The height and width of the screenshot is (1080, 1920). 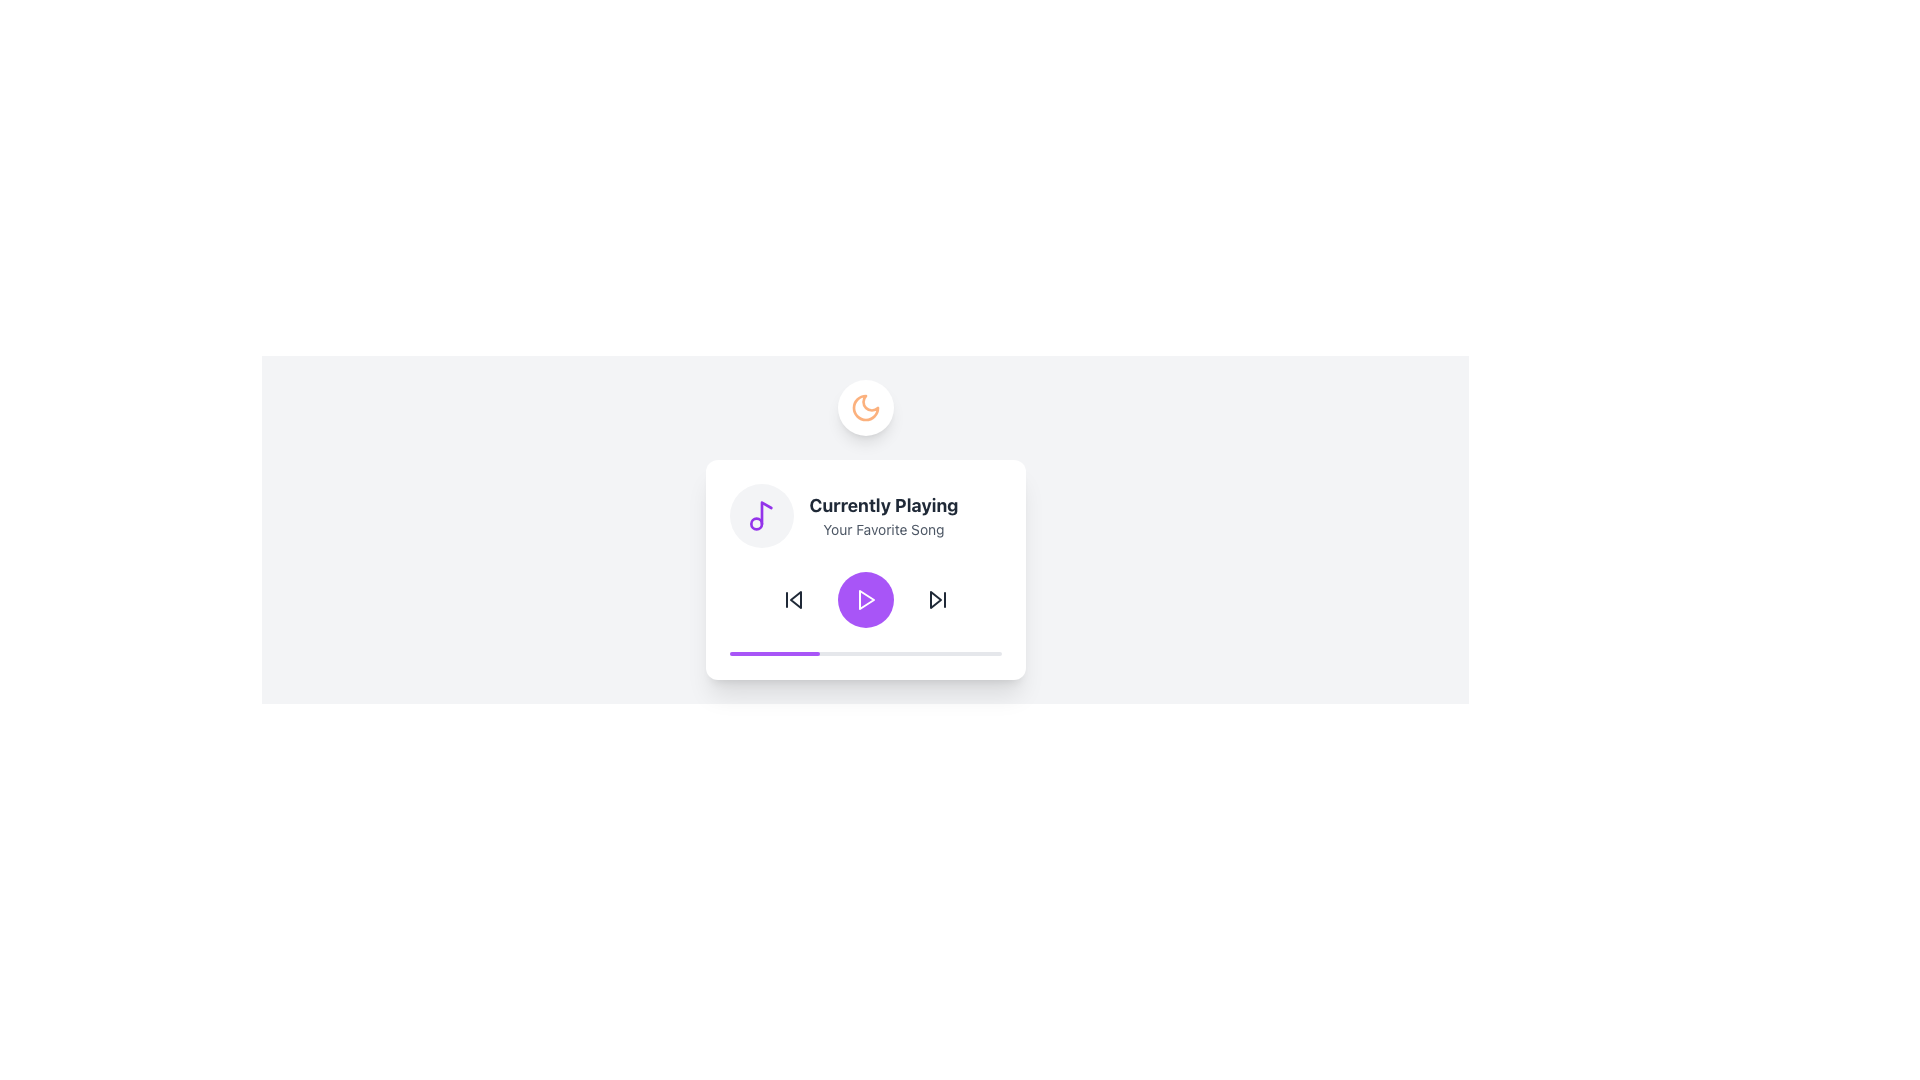 What do you see at coordinates (865, 515) in the screenshot?
I see `text content of the primary text display component in the upper portion of the card layout that indicates the currently playing track's title and description` at bounding box center [865, 515].